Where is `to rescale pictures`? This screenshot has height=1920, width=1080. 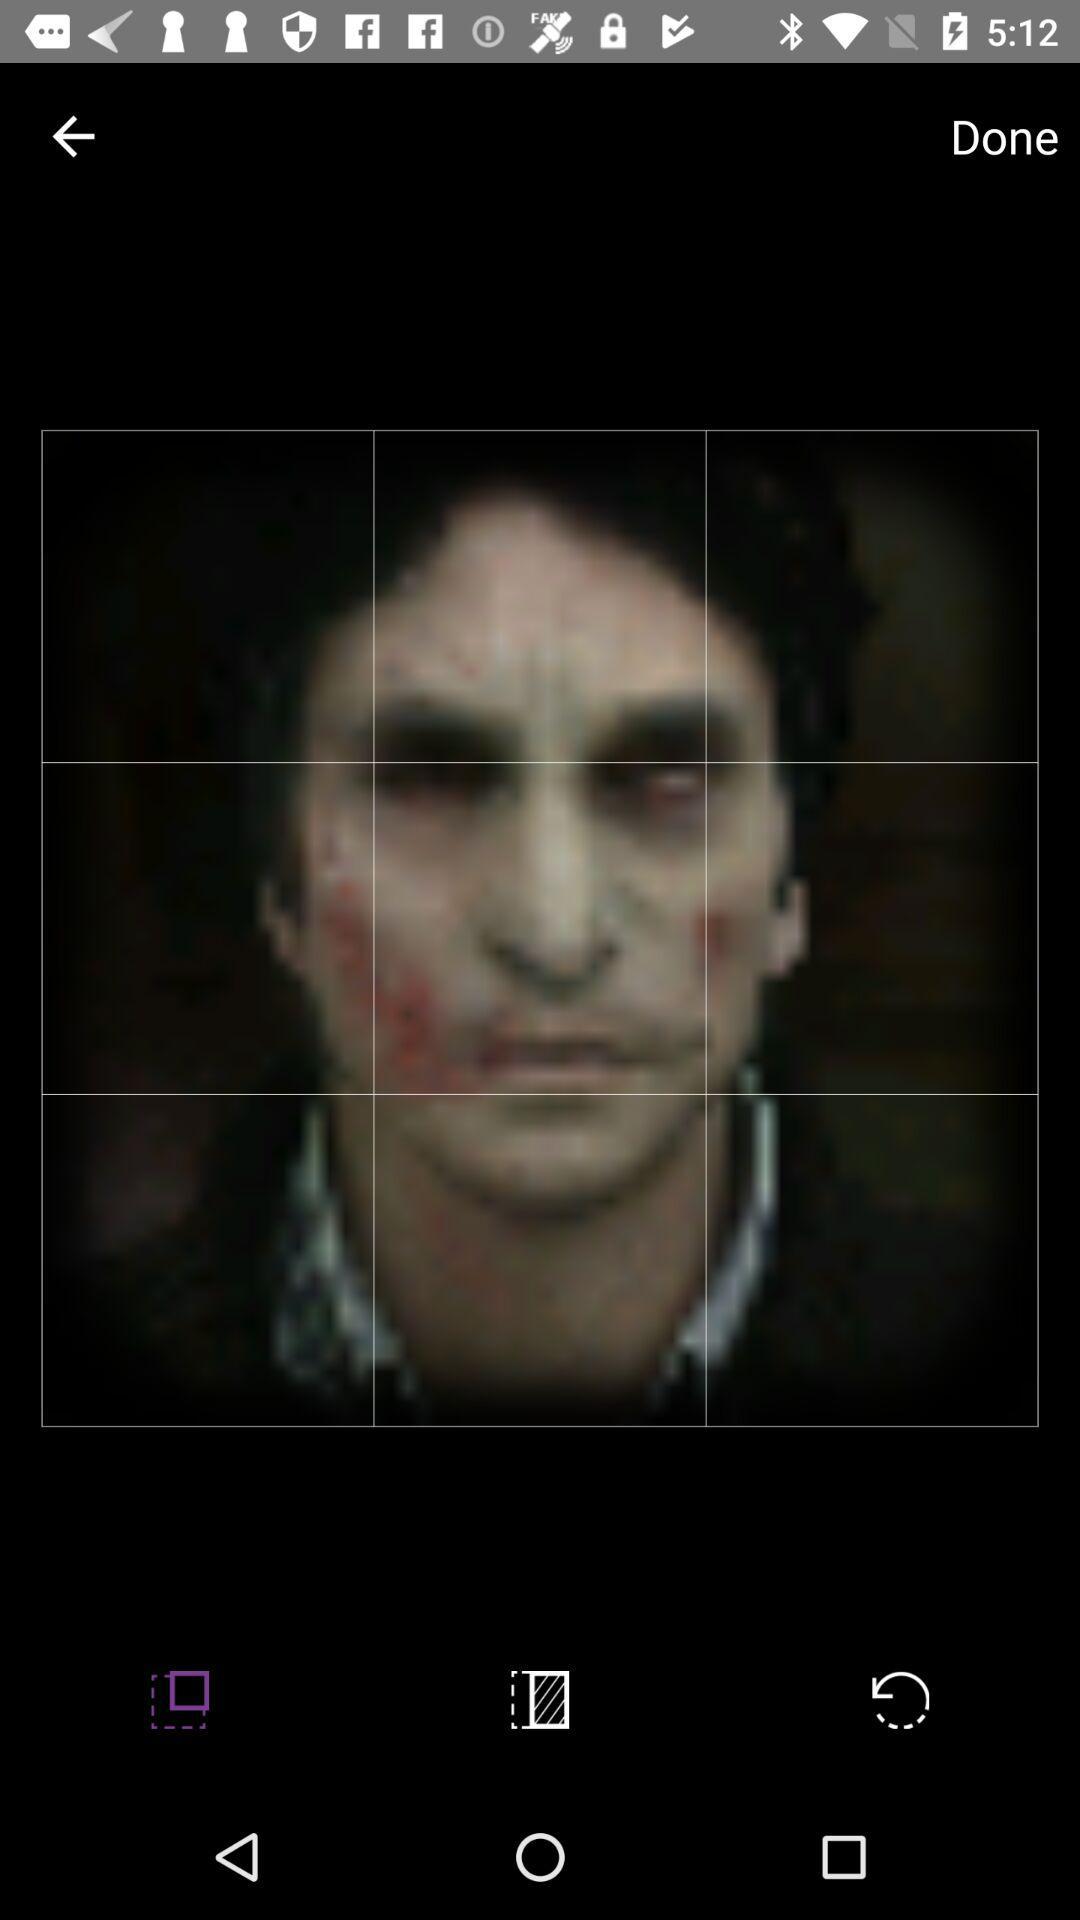 to rescale pictures is located at coordinates (180, 1698).